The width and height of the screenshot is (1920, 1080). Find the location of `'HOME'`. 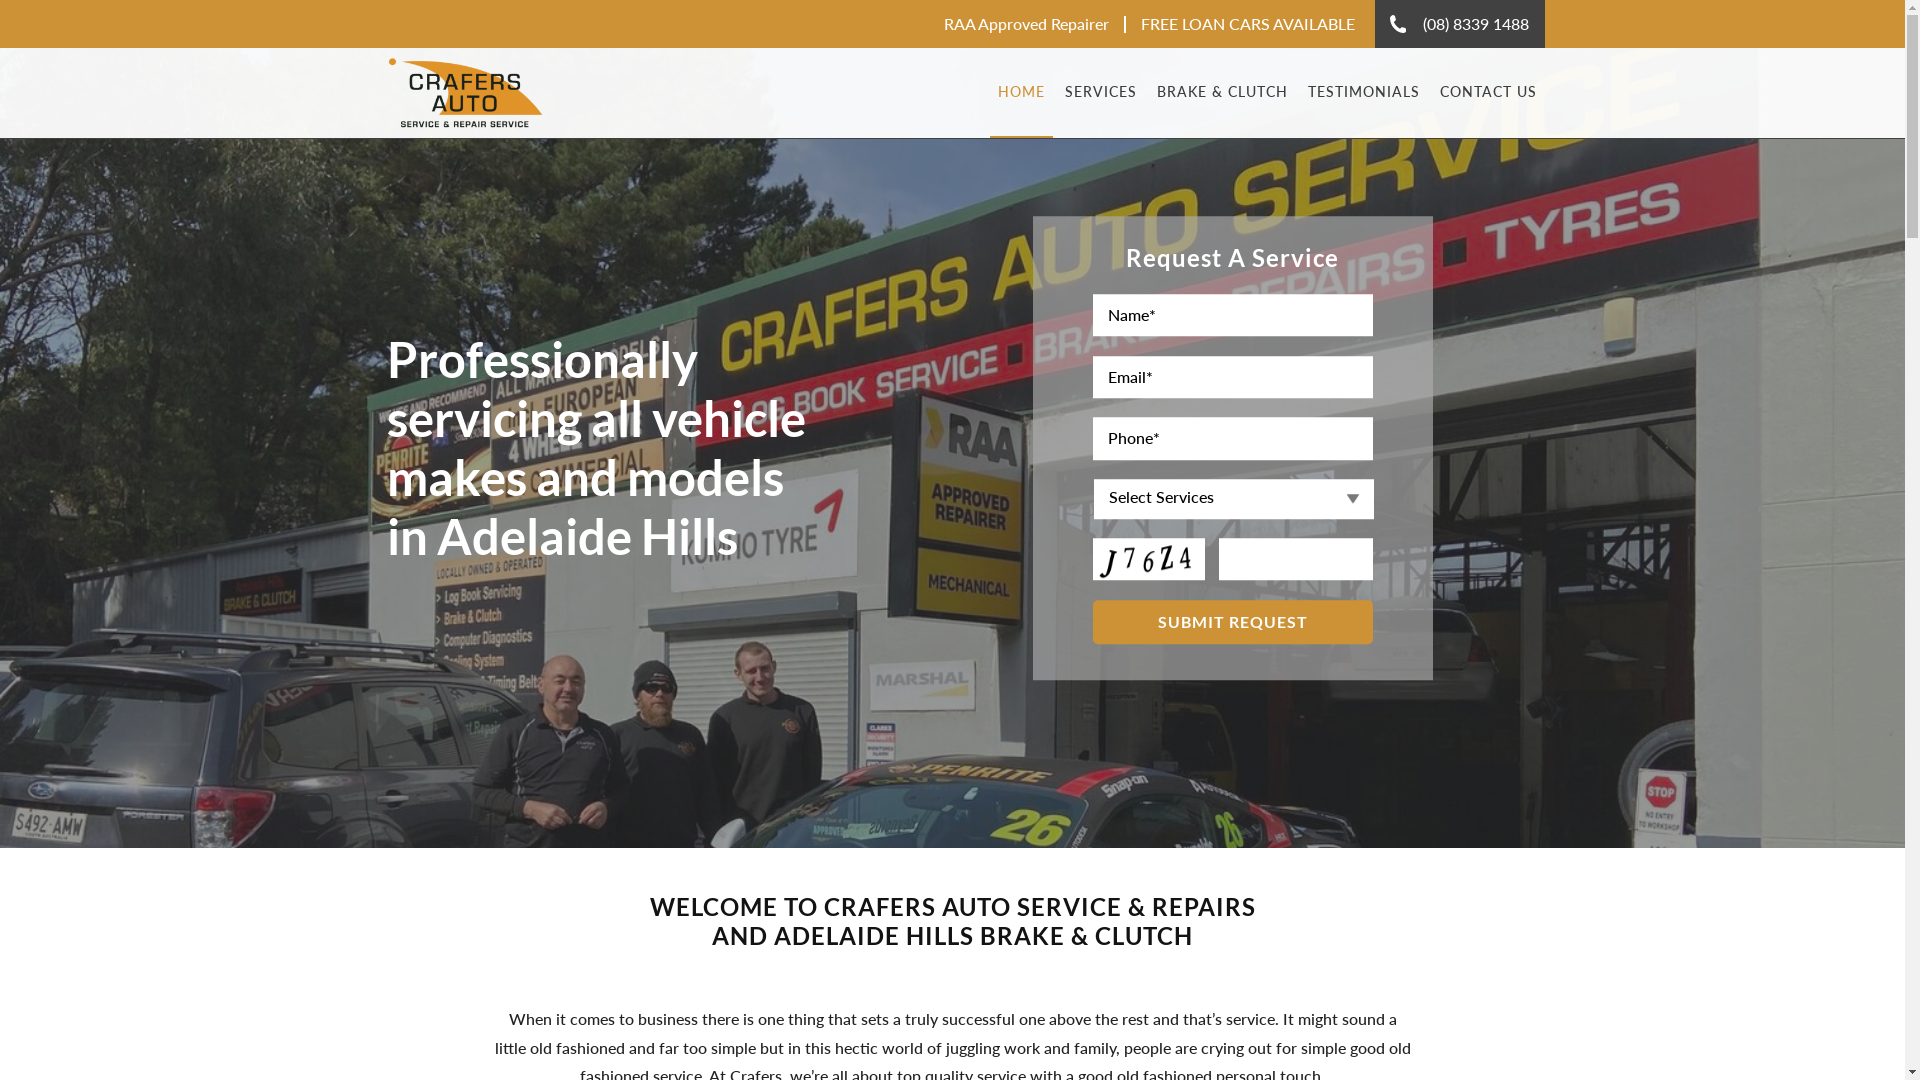

'HOME' is located at coordinates (989, 92).